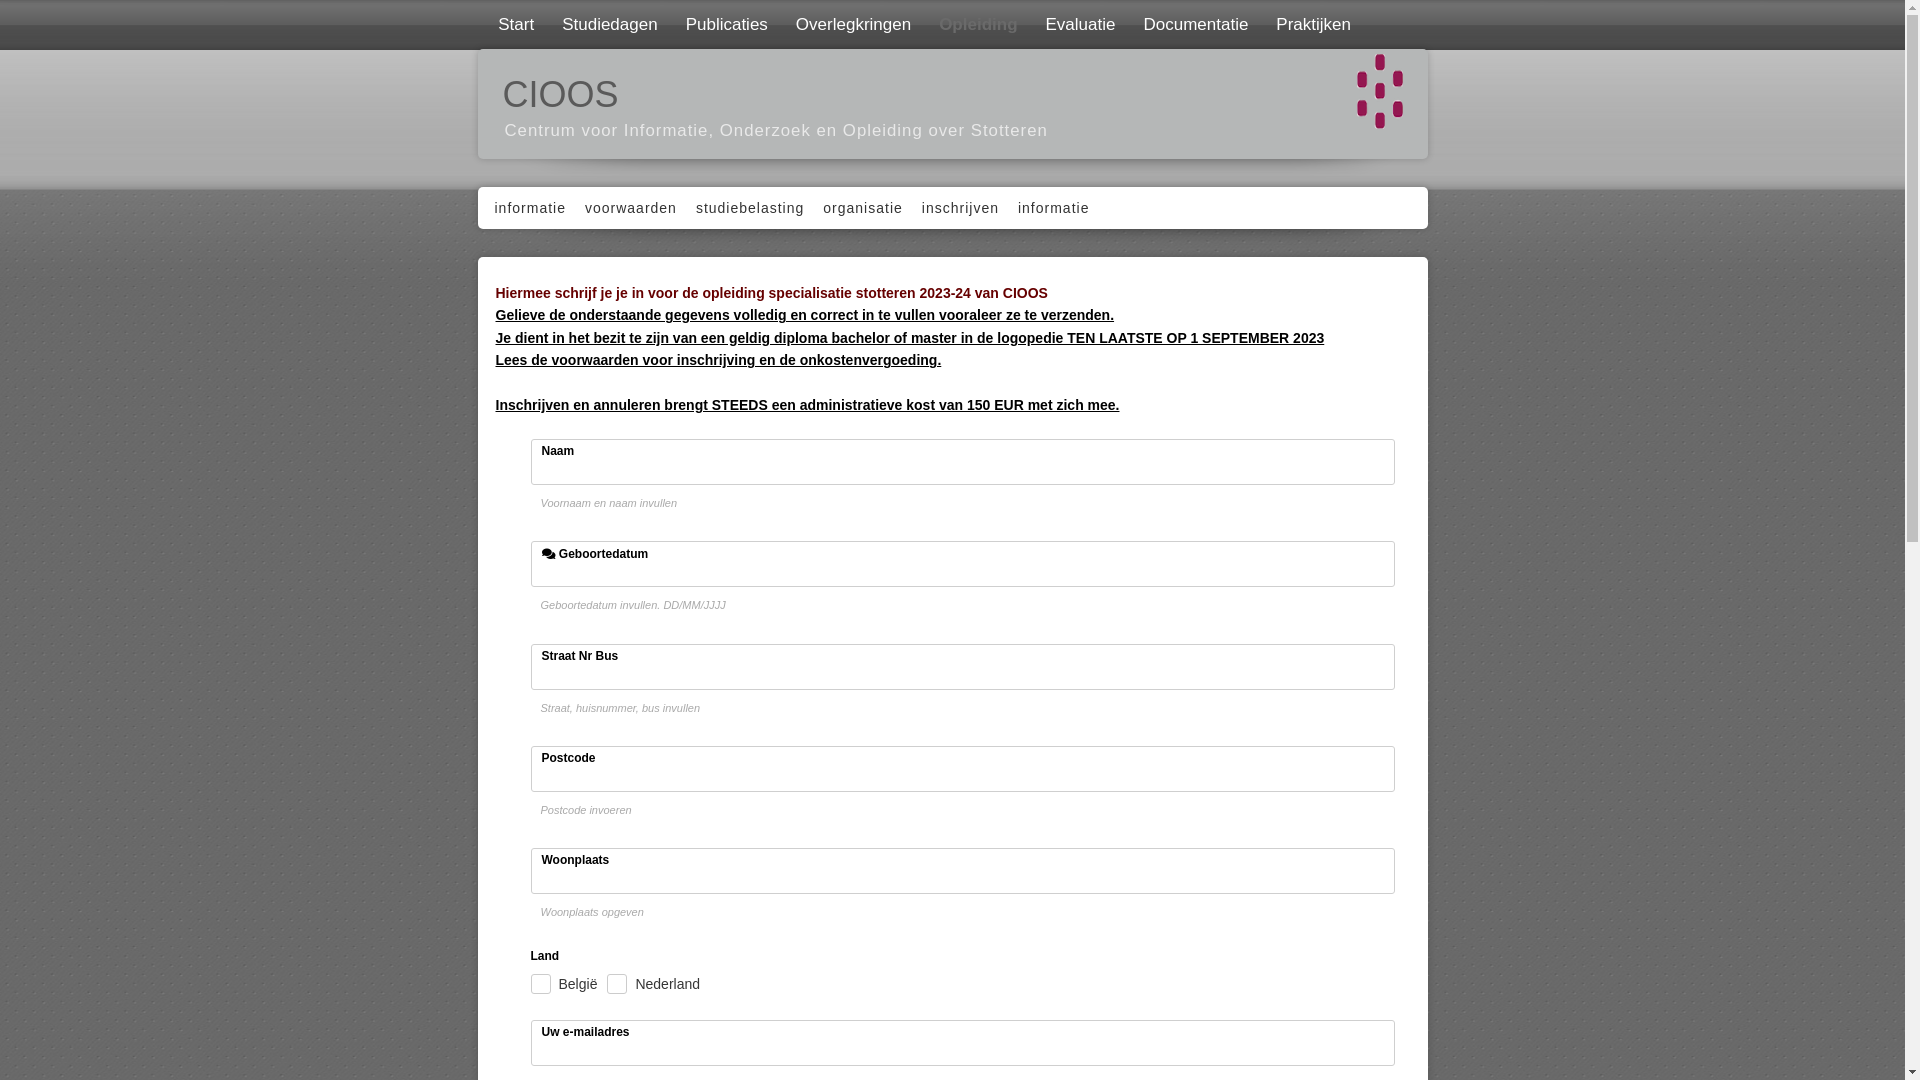 The height and width of the screenshot is (1080, 1920). I want to click on 'informatie', so click(527, 208).